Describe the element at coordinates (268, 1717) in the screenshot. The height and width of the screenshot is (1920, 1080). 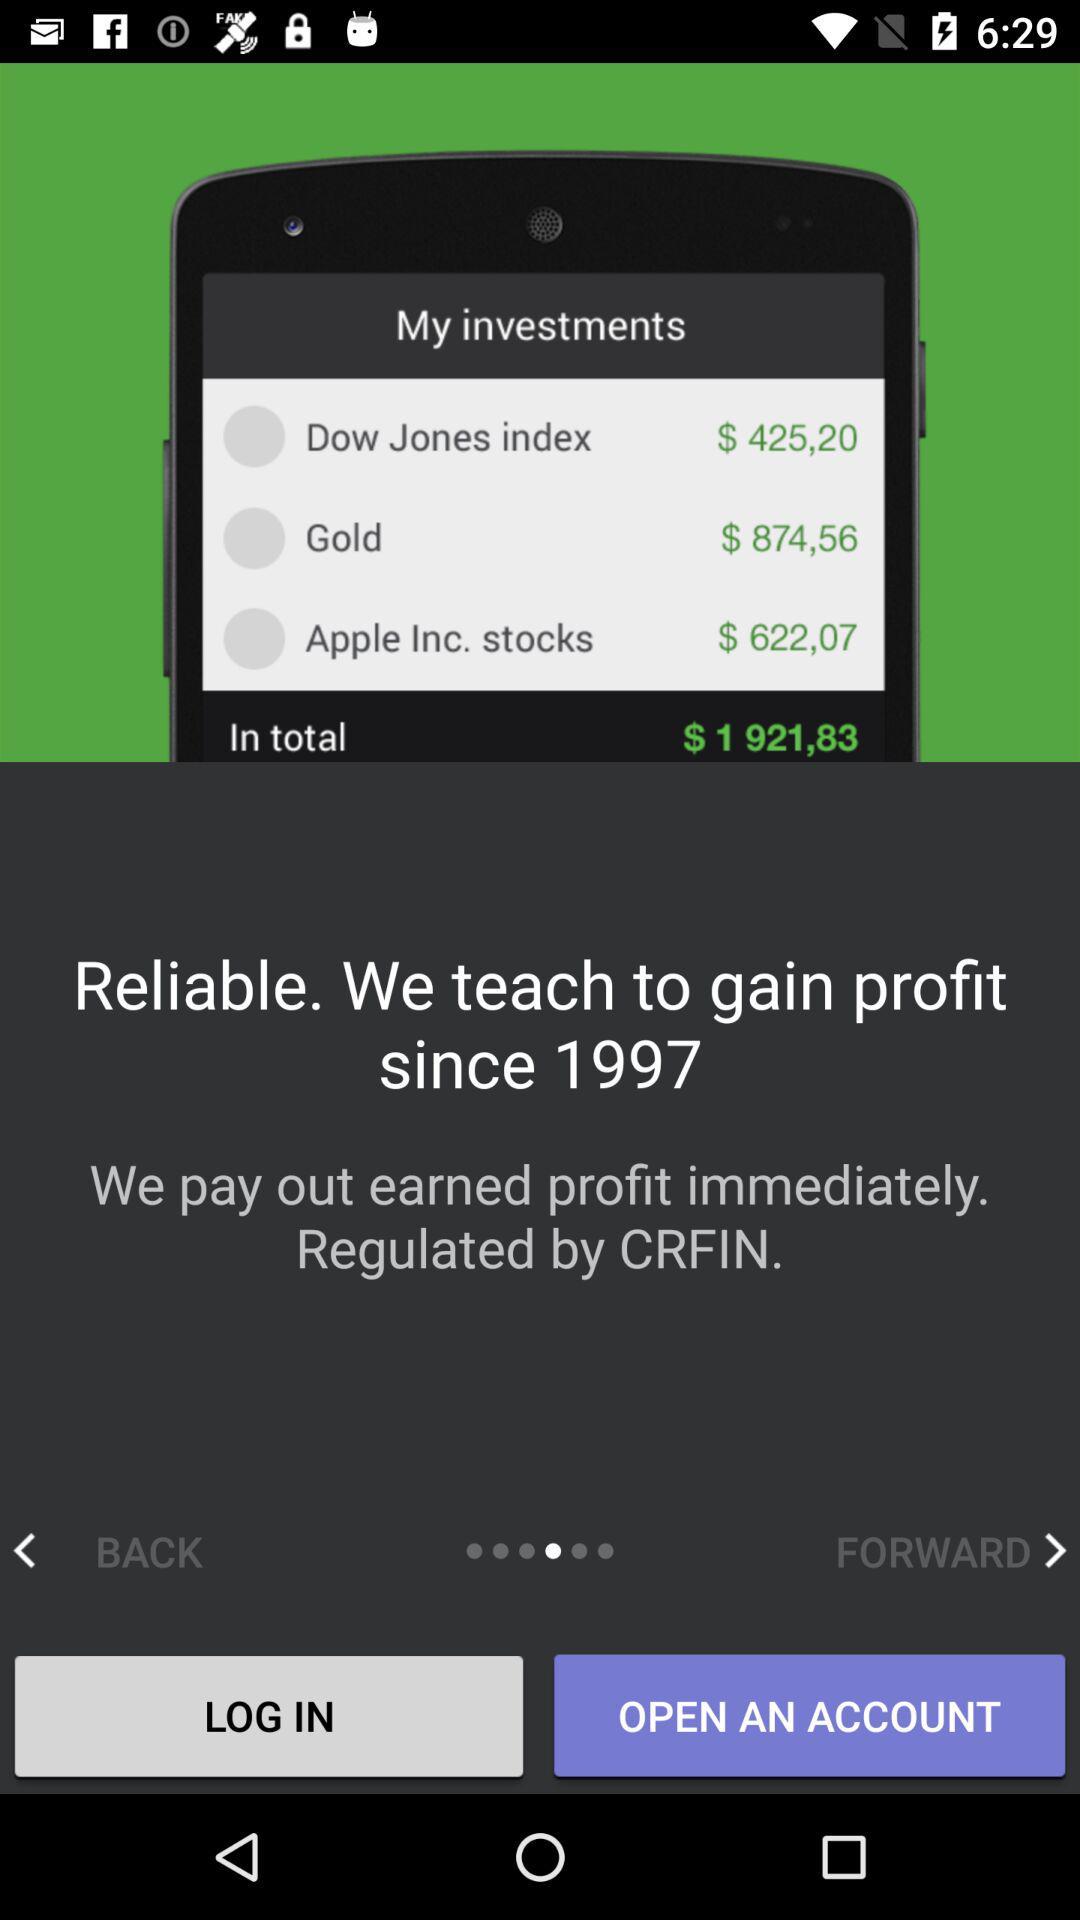
I see `the icon next to the open an account` at that location.